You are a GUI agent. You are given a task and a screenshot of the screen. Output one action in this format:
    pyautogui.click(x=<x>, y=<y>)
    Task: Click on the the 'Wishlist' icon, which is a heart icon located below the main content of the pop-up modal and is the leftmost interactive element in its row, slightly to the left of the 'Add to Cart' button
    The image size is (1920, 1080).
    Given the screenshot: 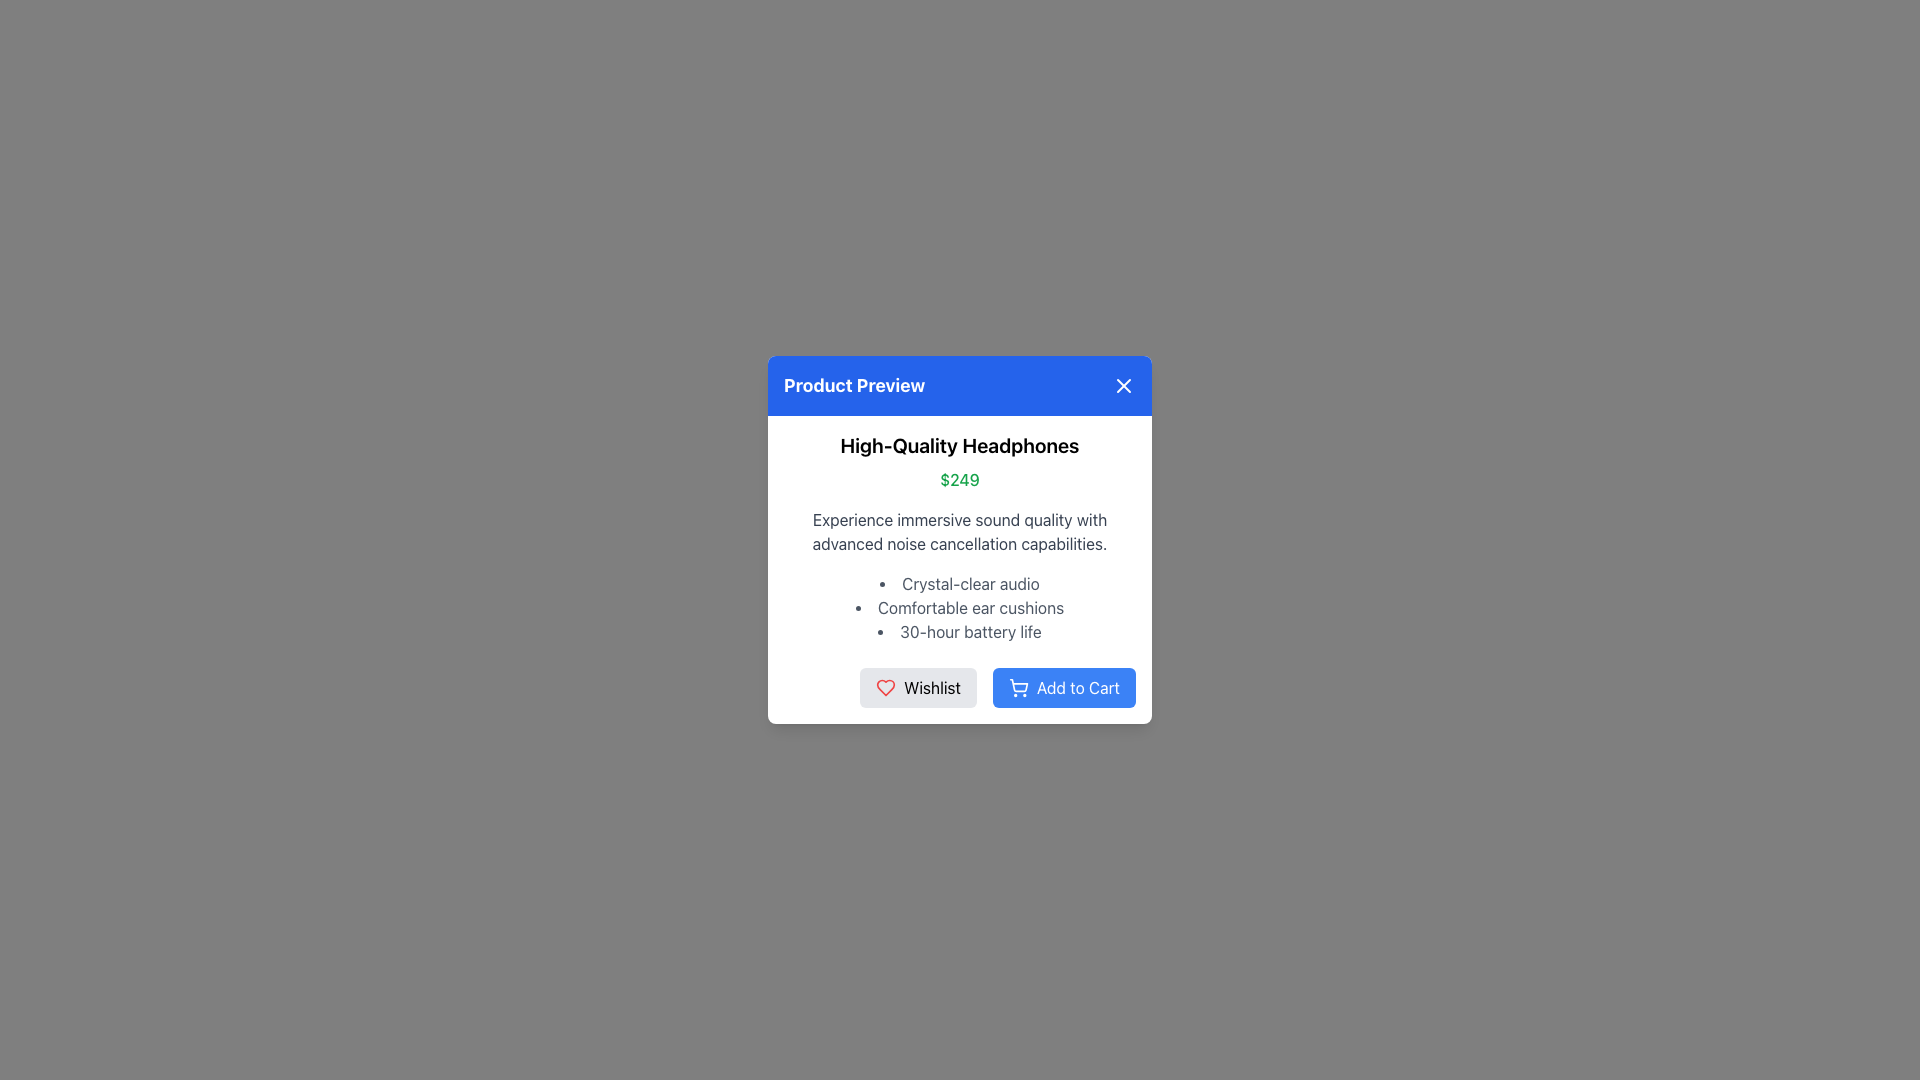 What is the action you would take?
    pyautogui.click(x=885, y=686)
    